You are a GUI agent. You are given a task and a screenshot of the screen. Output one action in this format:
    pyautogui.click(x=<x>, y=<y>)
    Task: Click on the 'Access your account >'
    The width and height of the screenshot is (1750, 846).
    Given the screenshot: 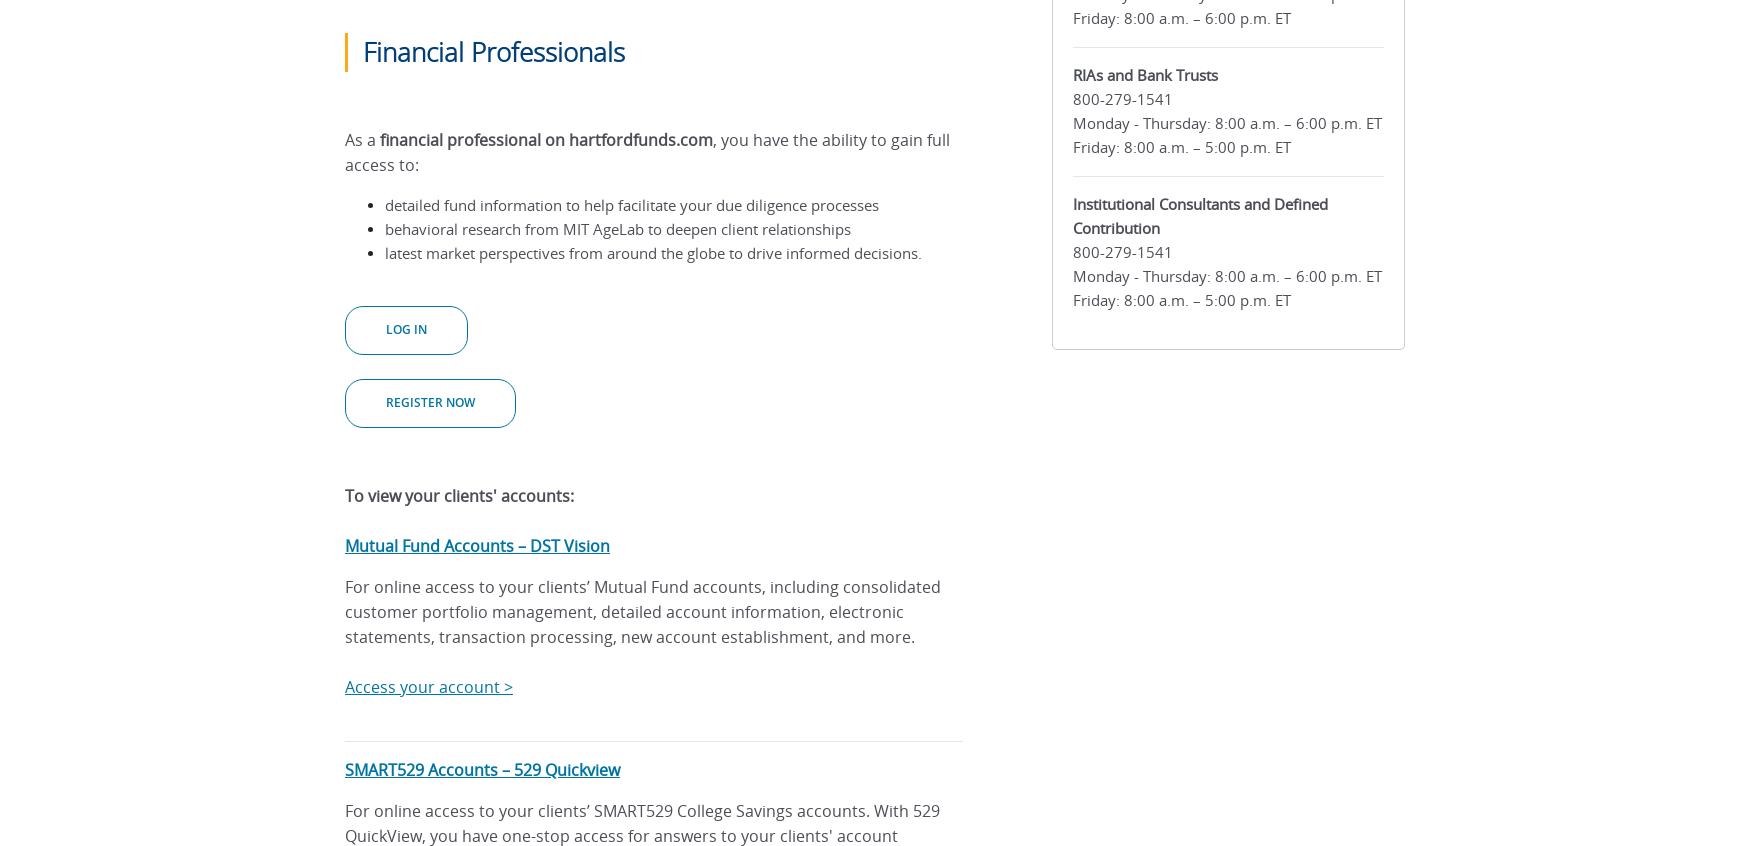 What is the action you would take?
    pyautogui.click(x=427, y=687)
    